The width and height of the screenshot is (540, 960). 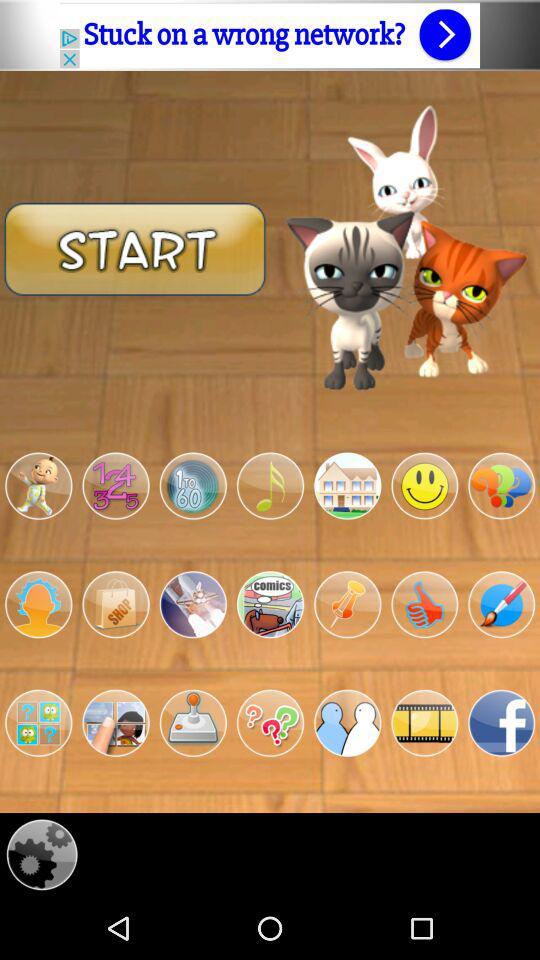 I want to click on the second left image in second row, so click(x=115, y=603).